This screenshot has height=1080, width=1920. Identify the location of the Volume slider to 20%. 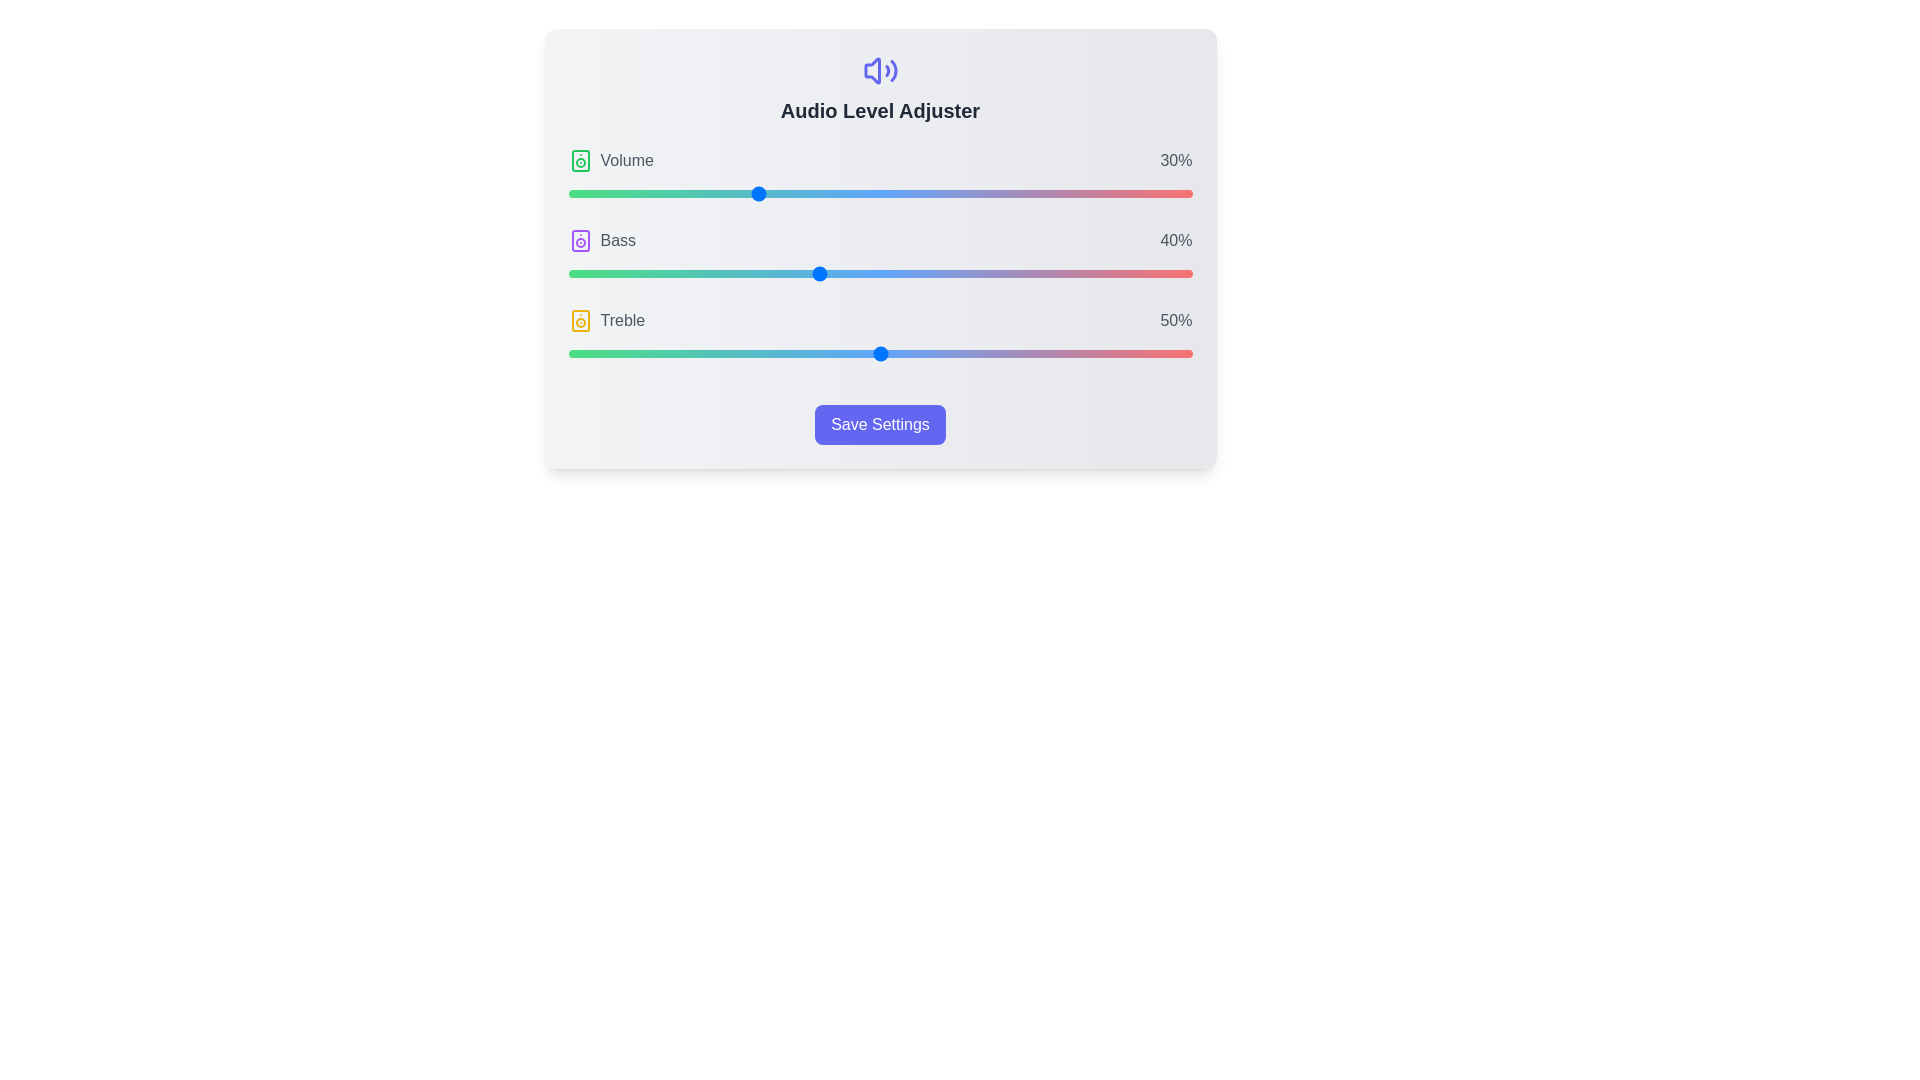
(693, 193).